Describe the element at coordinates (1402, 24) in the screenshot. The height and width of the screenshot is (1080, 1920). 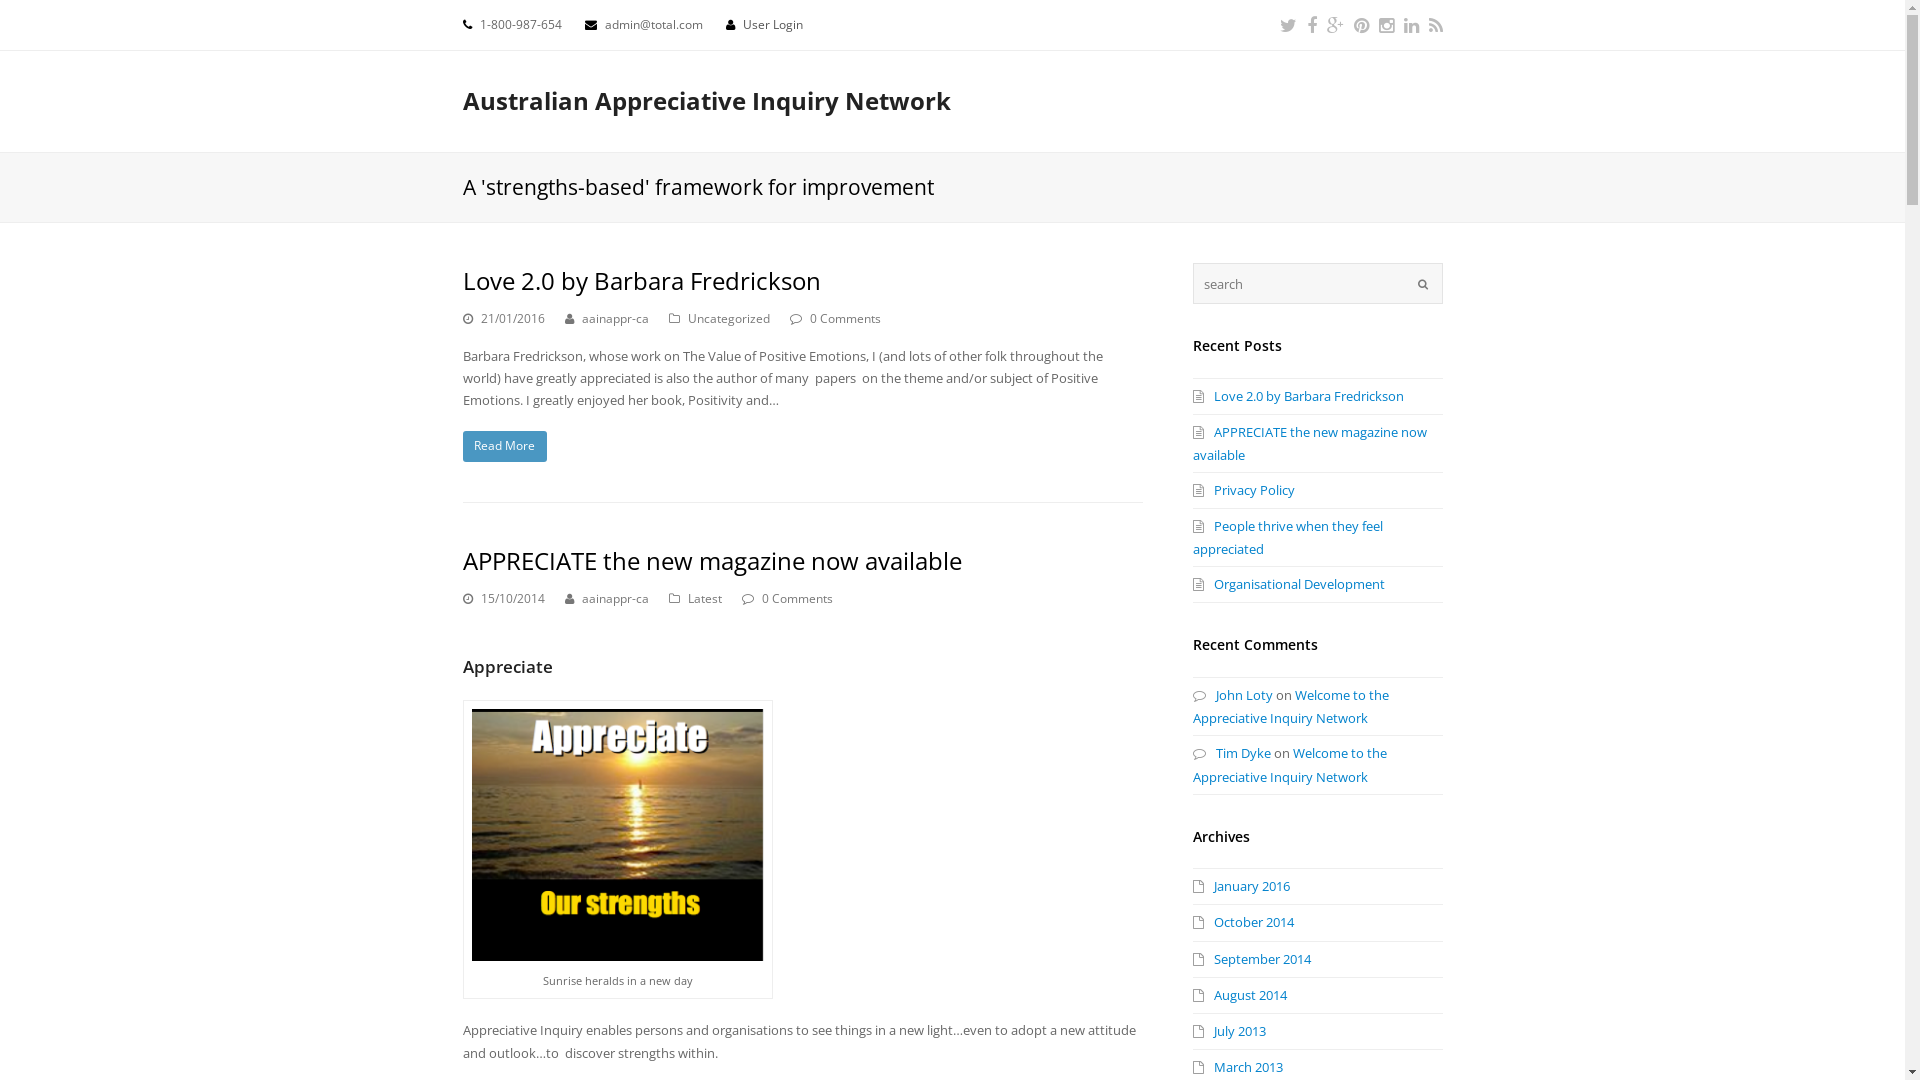
I see `'LinkedIn'` at that location.